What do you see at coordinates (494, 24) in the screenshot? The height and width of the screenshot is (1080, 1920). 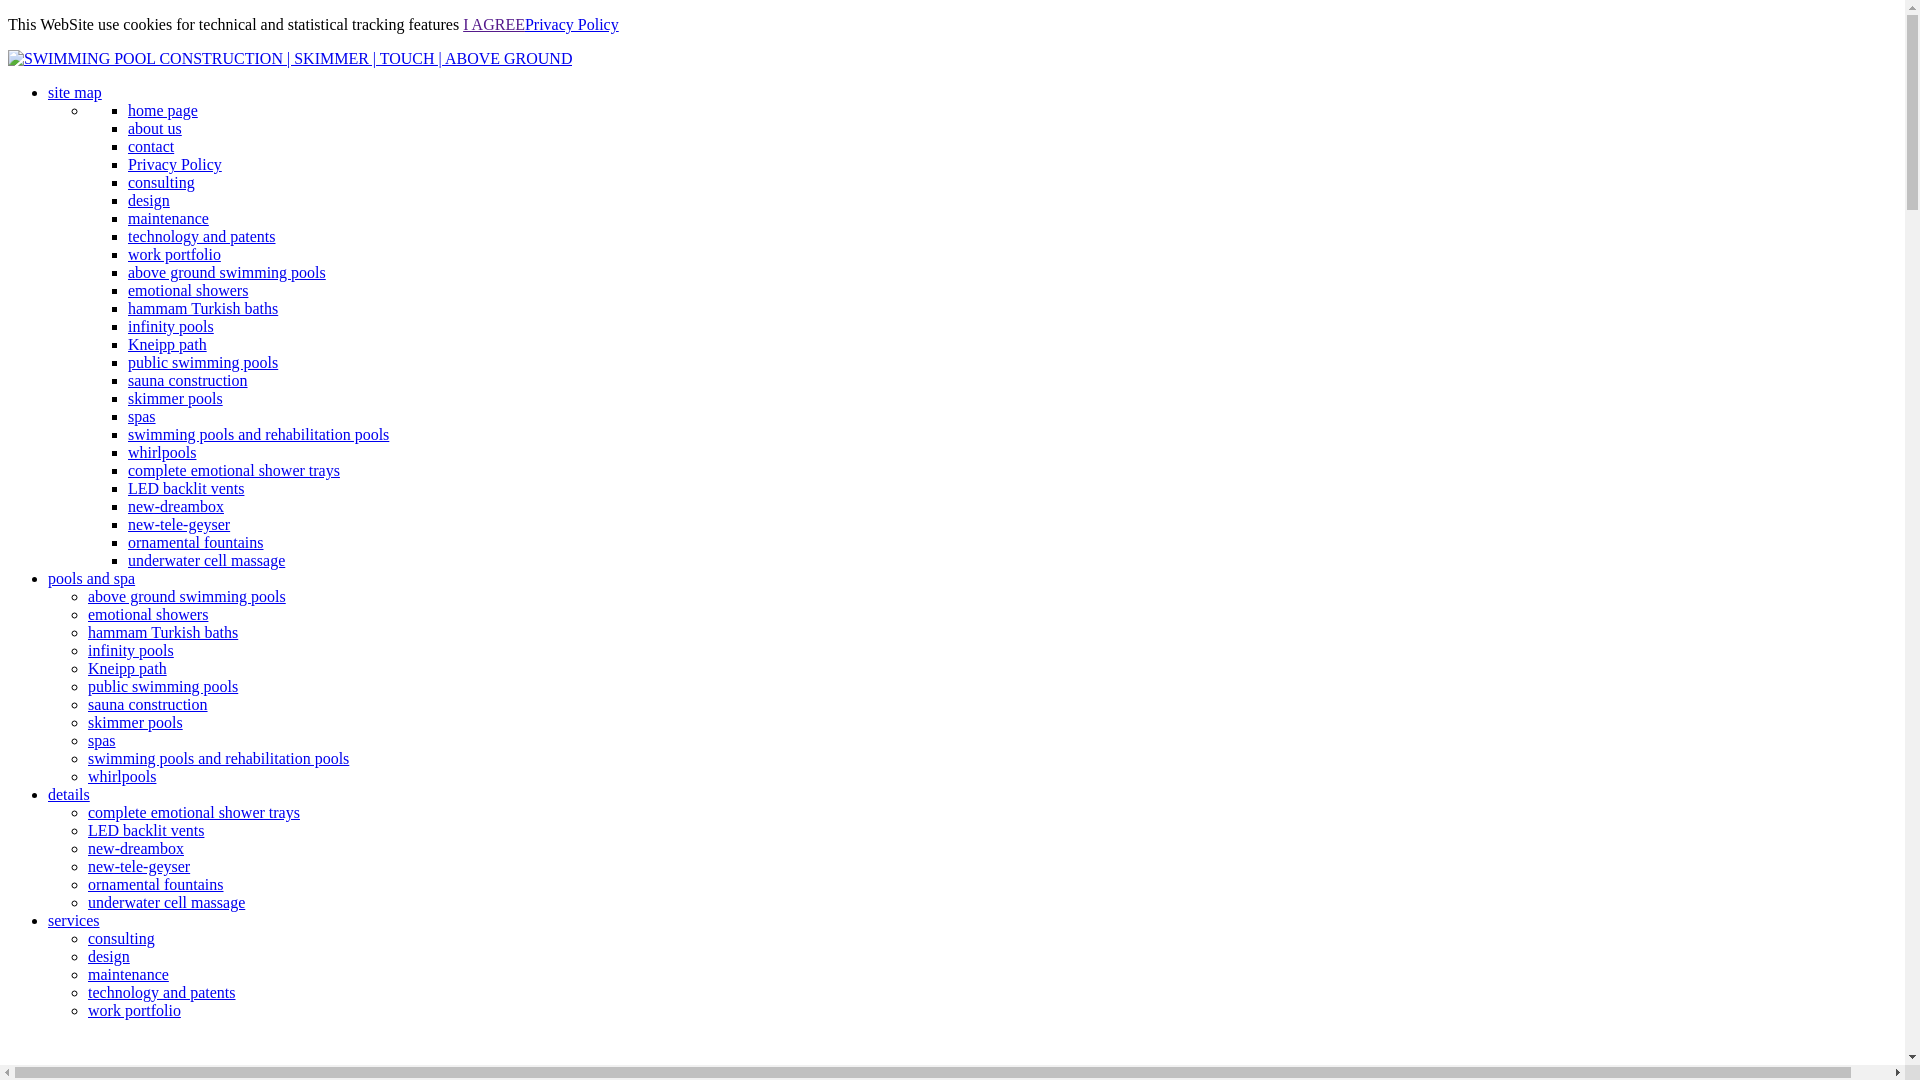 I see `'I AGREE'` at bounding box center [494, 24].